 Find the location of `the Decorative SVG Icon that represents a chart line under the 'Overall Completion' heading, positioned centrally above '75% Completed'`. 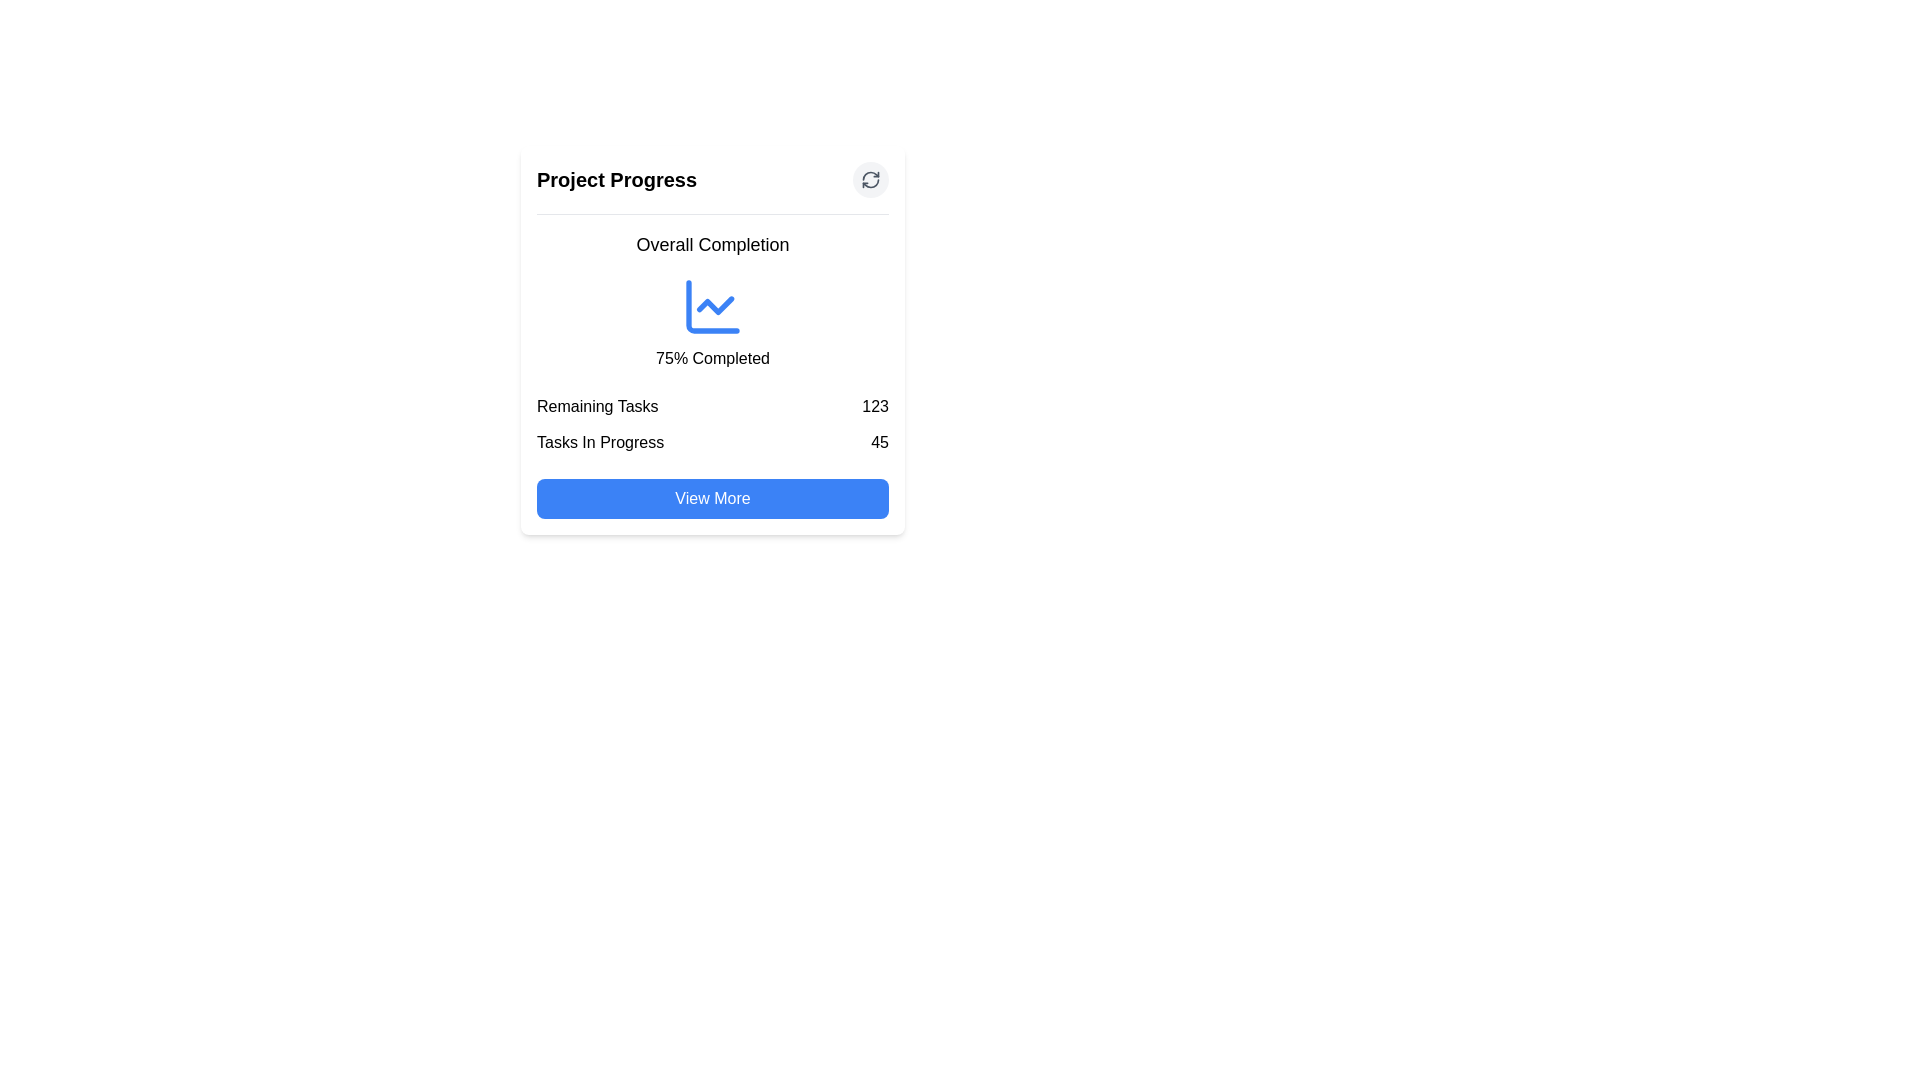

the Decorative SVG Icon that represents a chart line under the 'Overall Completion' heading, positioned centrally above '75% Completed' is located at coordinates (713, 307).